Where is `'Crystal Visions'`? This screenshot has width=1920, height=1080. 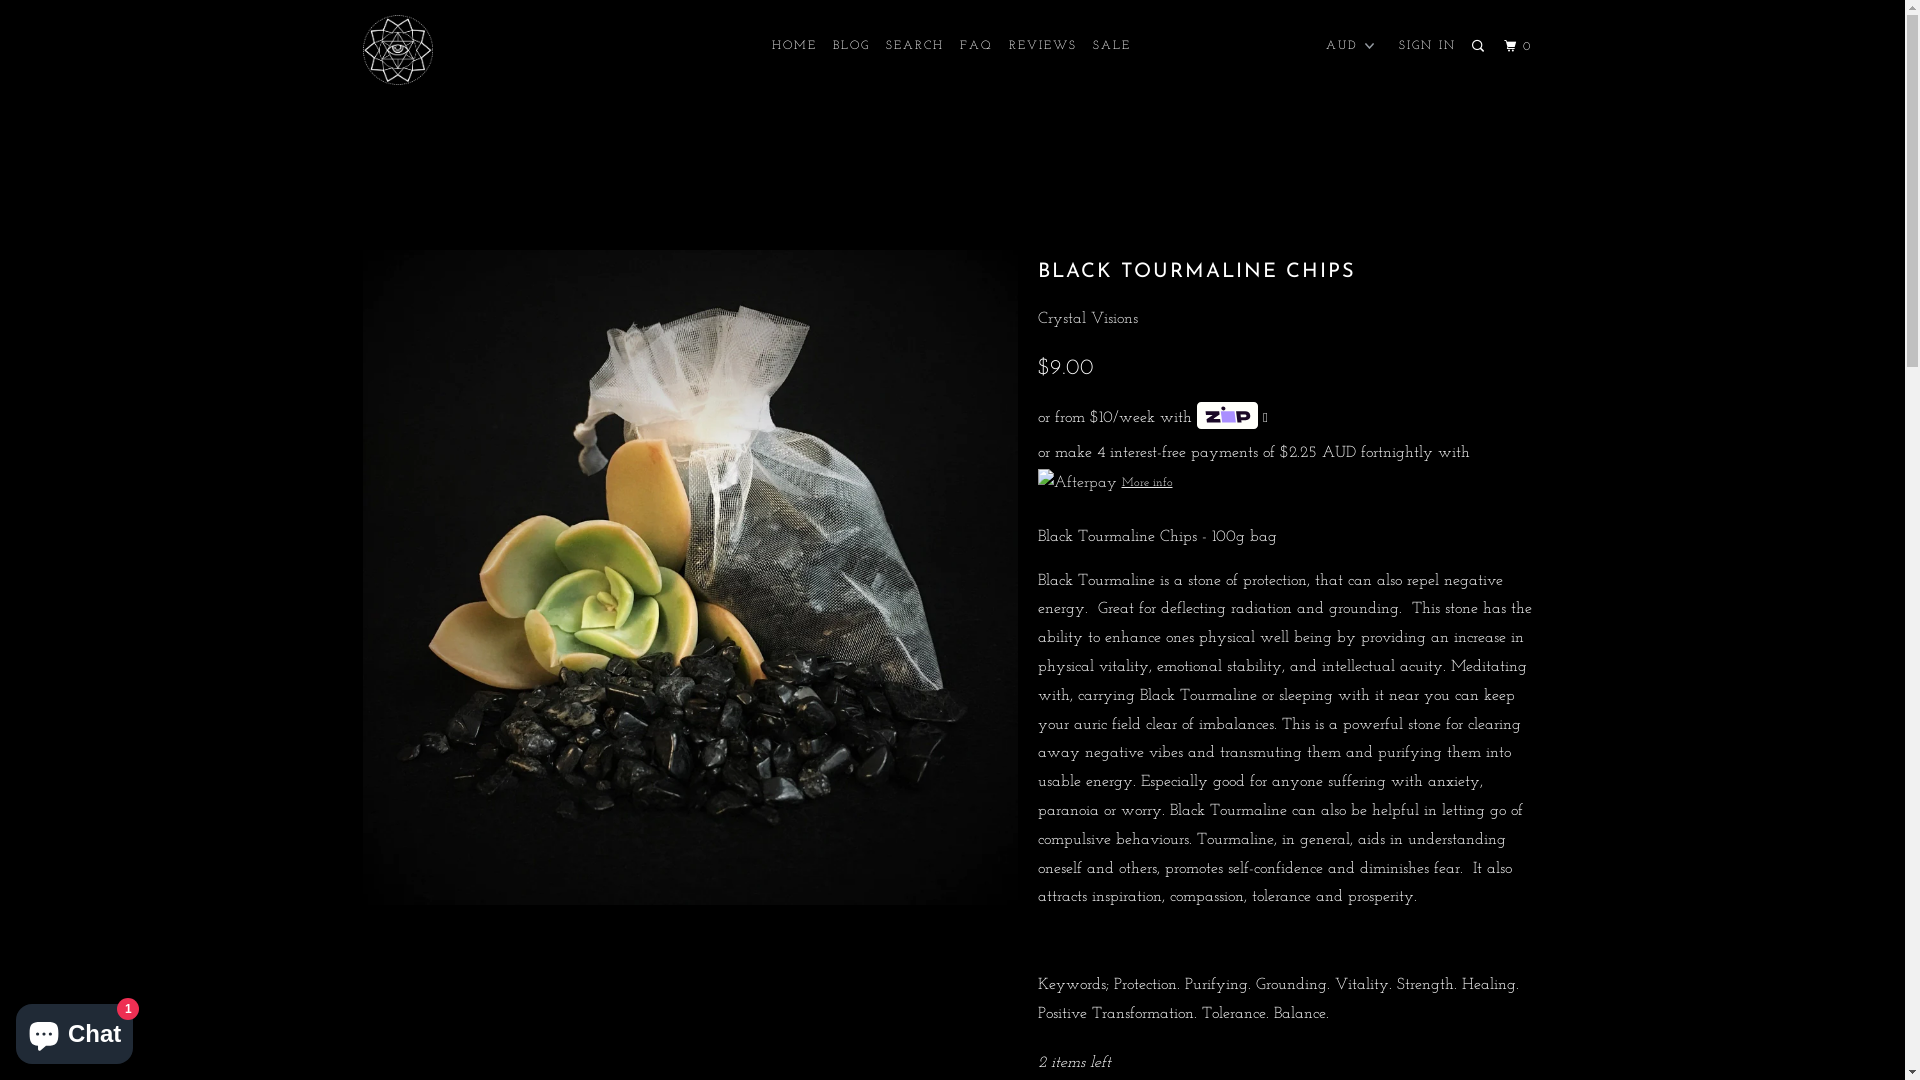 'Crystal Visions' is located at coordinates (1087, 318).